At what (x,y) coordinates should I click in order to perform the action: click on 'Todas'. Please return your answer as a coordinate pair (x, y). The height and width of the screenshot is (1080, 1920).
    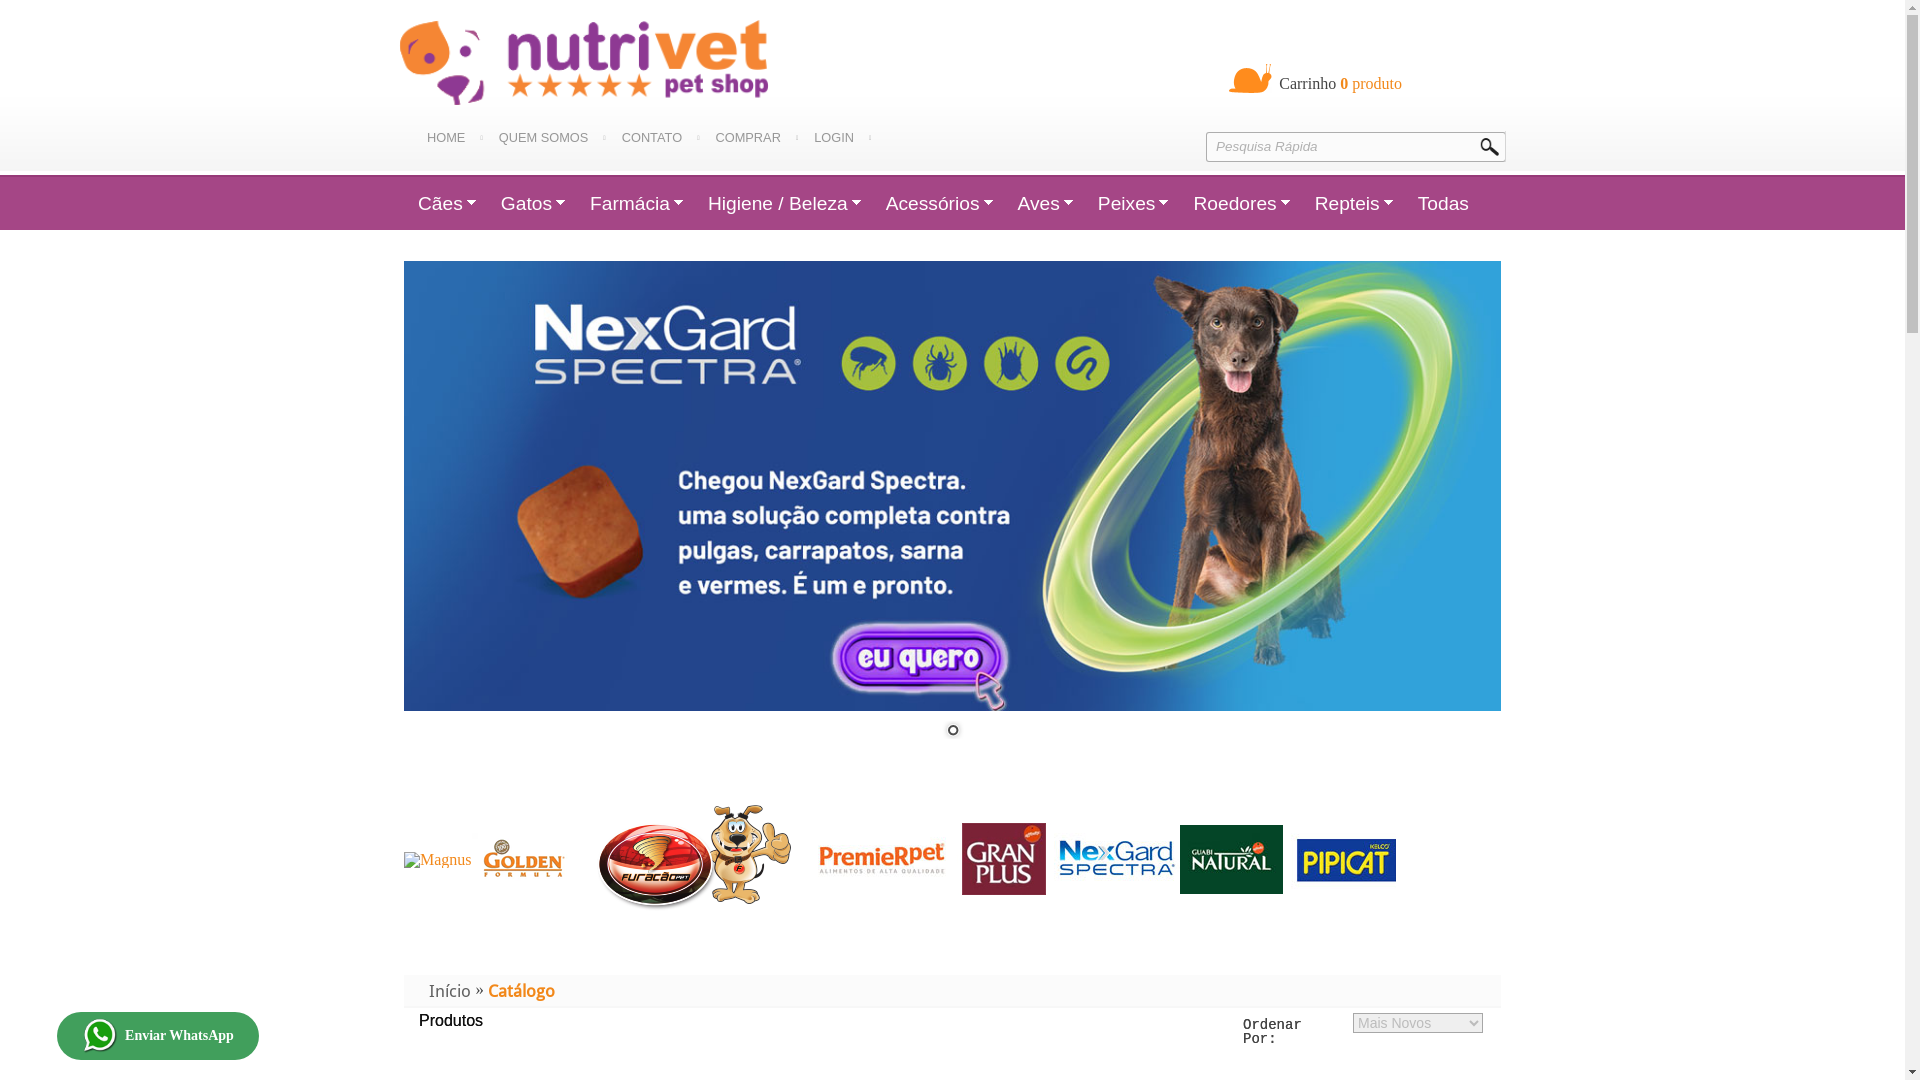
    Looking at the image, I should click on (1397, 203).